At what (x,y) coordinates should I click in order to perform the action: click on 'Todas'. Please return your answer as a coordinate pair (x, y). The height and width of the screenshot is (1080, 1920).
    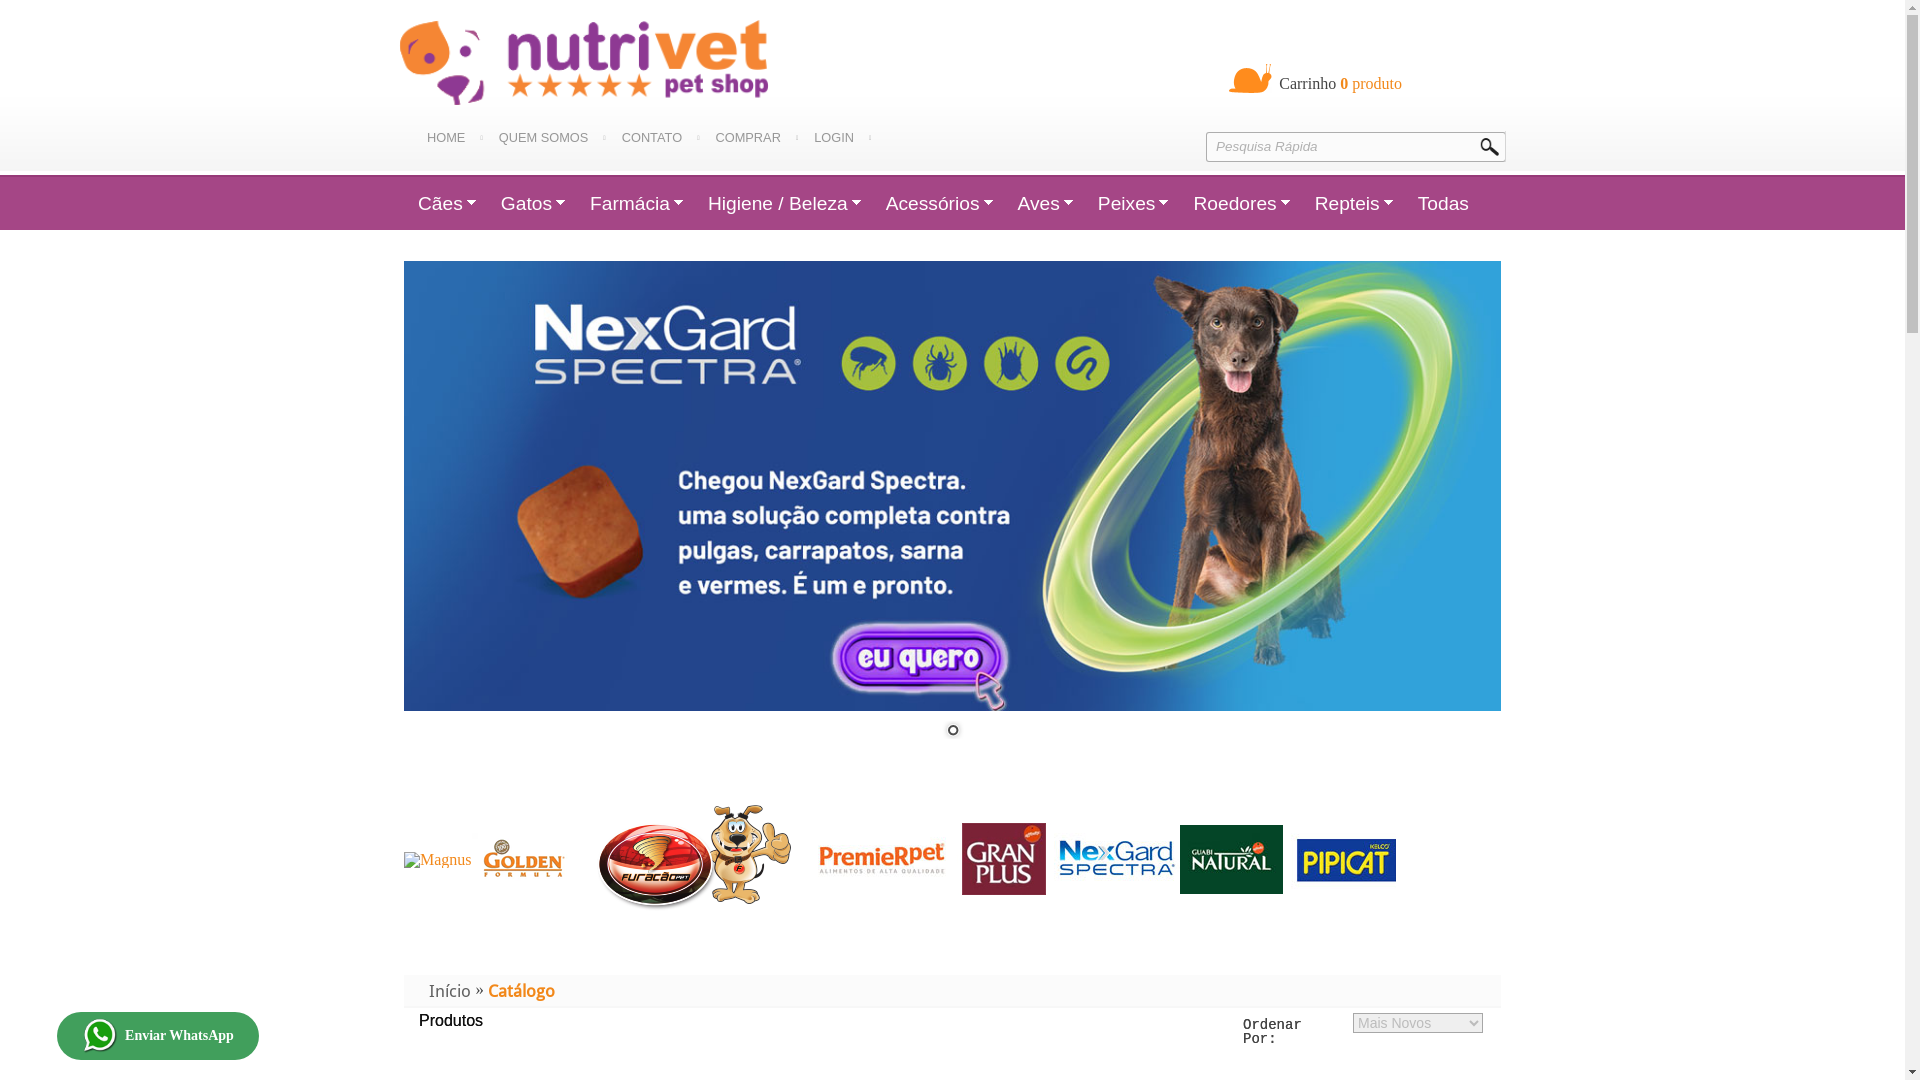
    Looking at the image, I should click on (1397, 203).